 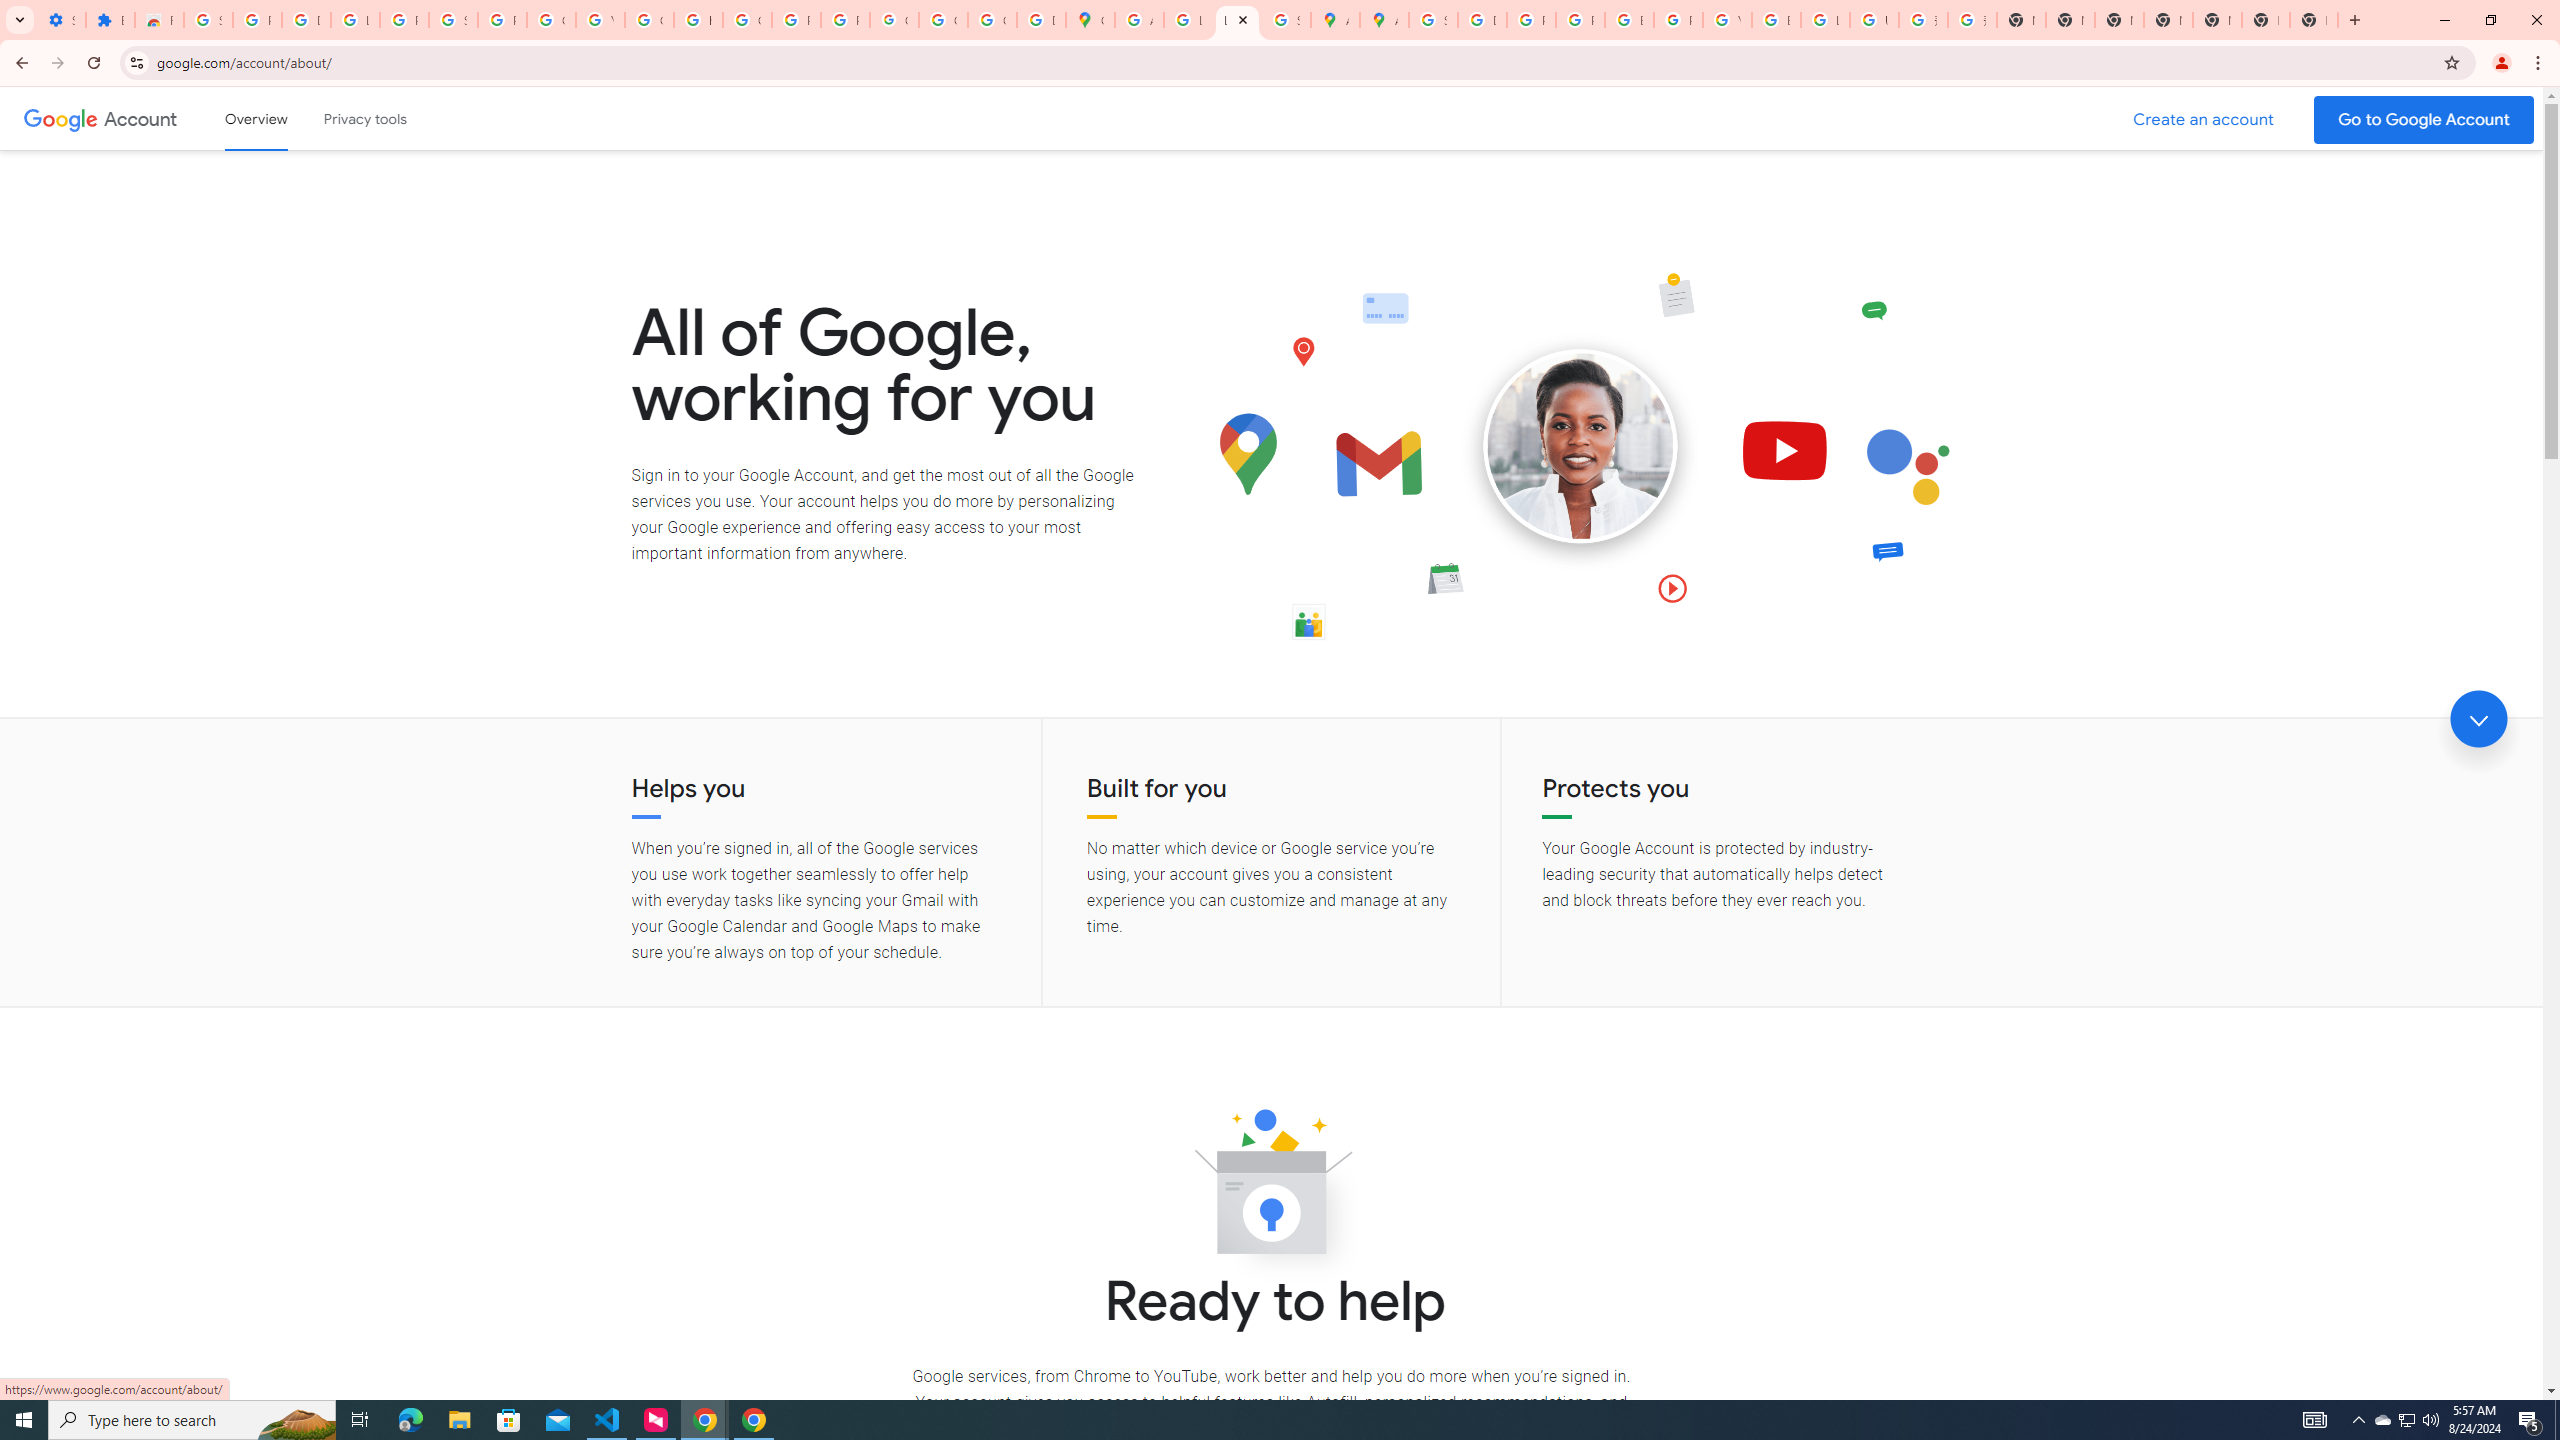 I want to click on 'Google Account overview', so click(x=256, y=118).